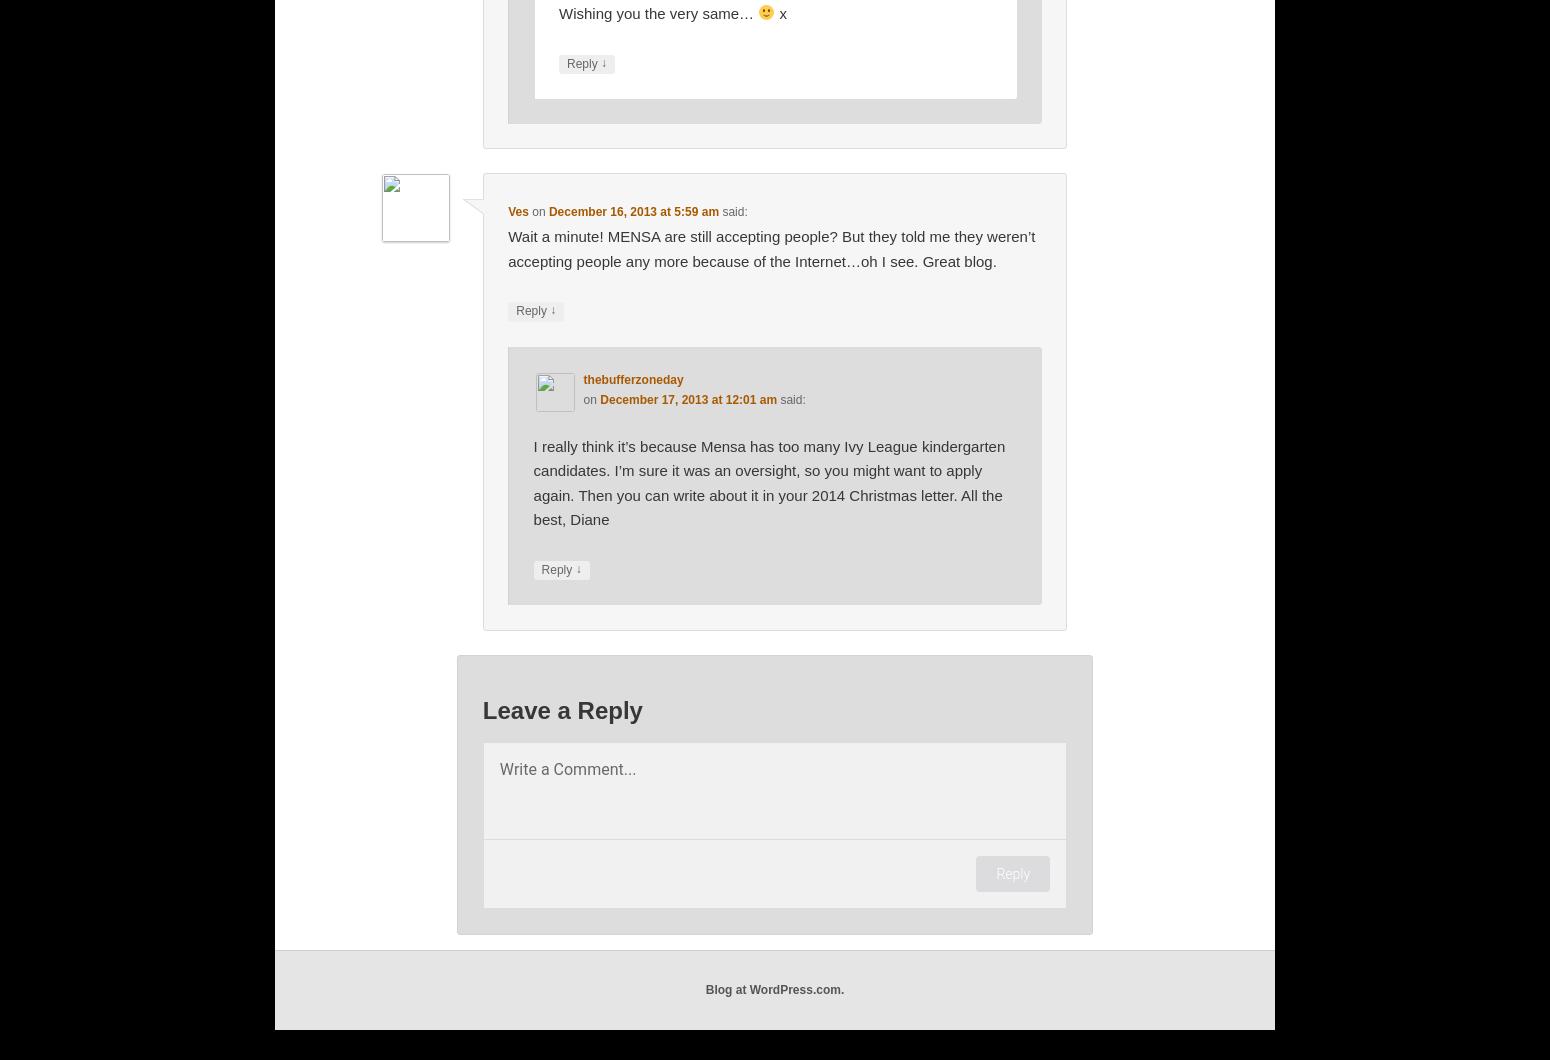 This screenshot has width=1550, height=1060. Describe the element at coordinates (517, 210) in the screenshot. I see `'Ves'` at that location.